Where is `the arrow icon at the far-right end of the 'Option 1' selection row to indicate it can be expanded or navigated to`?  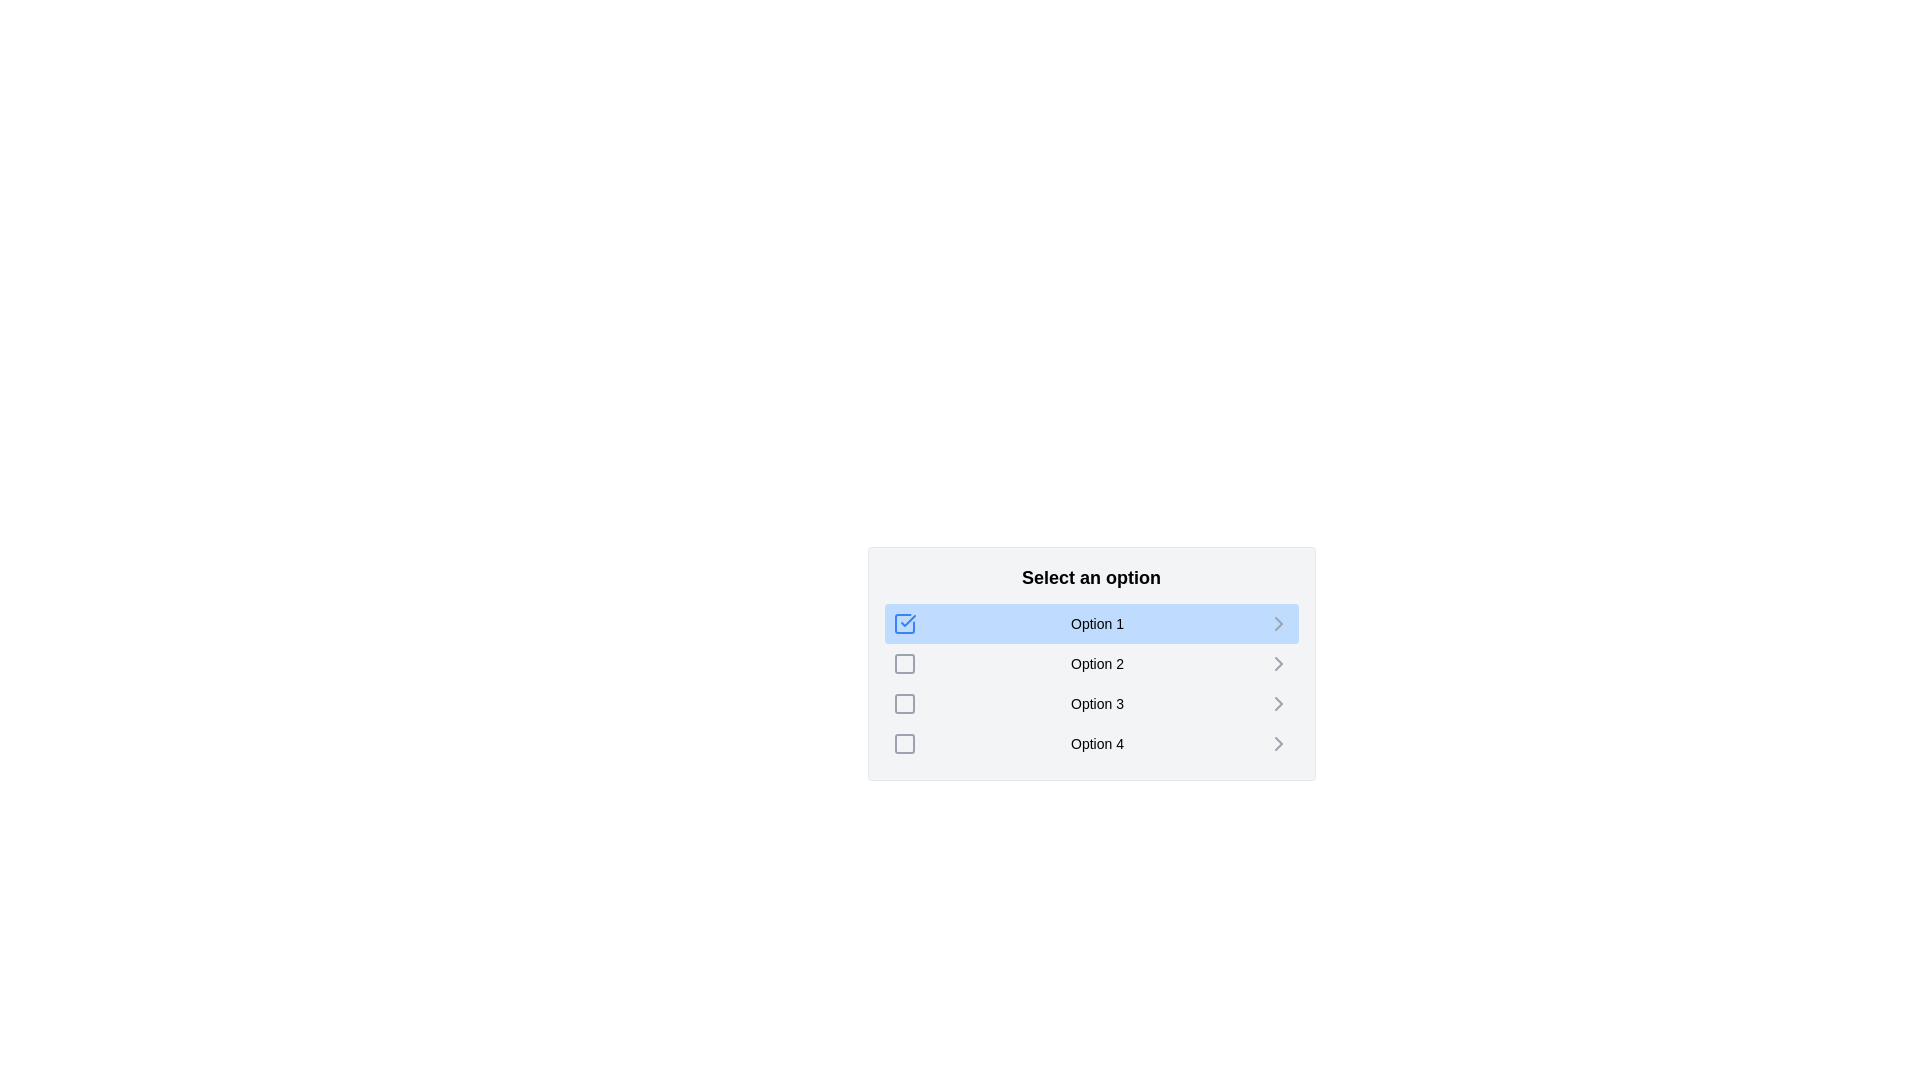 the arrow icon at the far-right end of the 'Option 1' selection row to indicate it can be expanded or navigated to is located at coordinates (1277, 623).